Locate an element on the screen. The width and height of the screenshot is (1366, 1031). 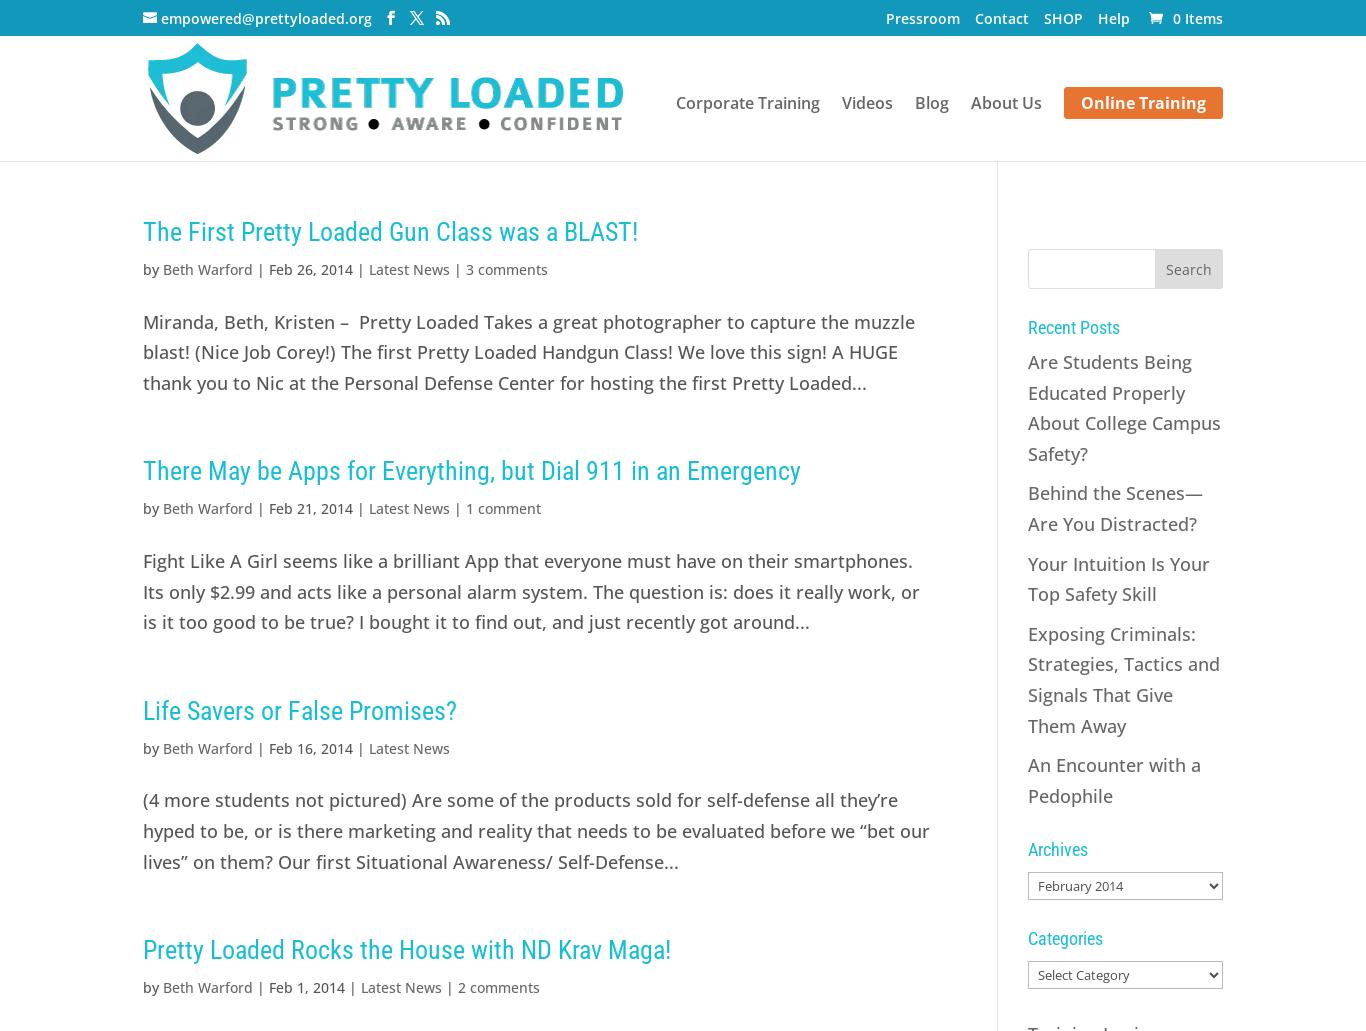
'Pretty Loaded Rocks the House with ND Krav Maga!' is located at coordinates (406, 948).